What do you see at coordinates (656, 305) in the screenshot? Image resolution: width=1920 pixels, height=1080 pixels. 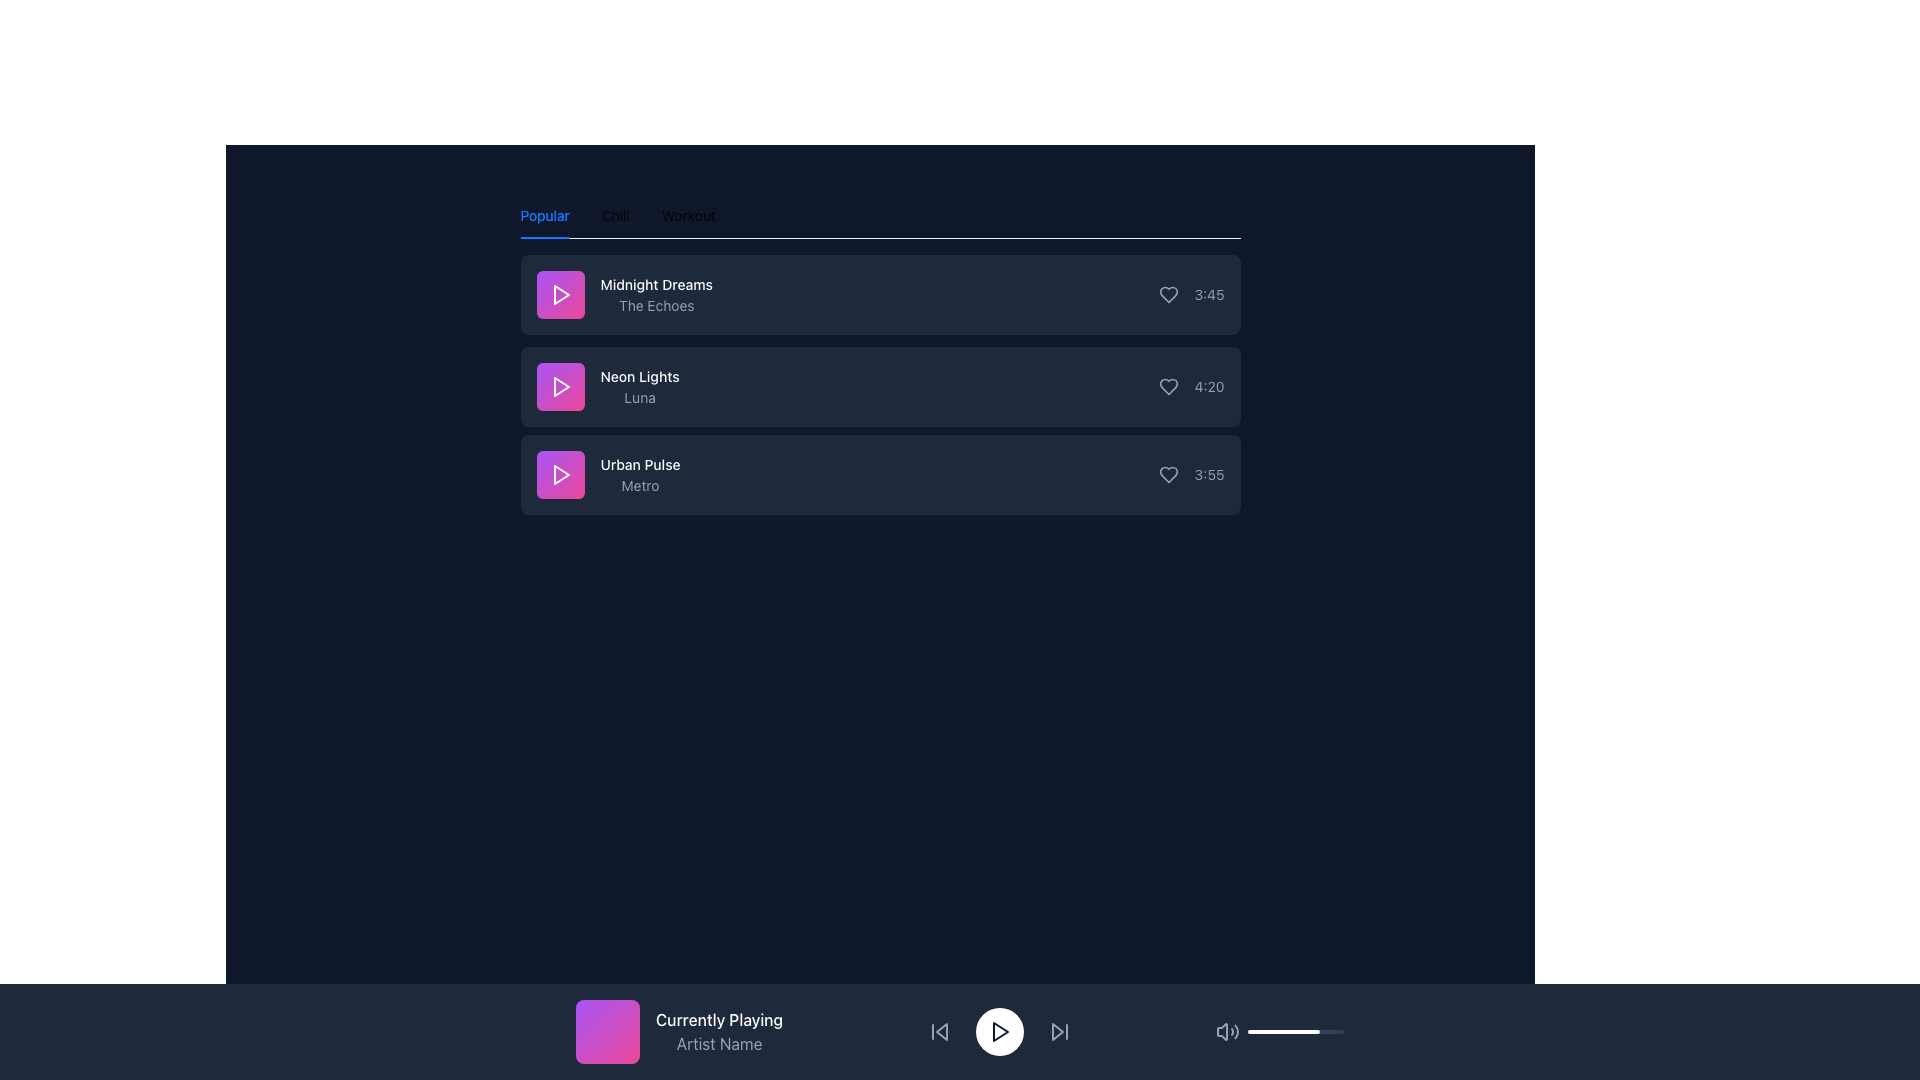 I see `the Text Label that displays the subtitle or associated information for the list item 'Midnight Dreams', which is centrally aligned below the text 'Midnight Dreams' in the first item of the 'Popular' list category` at bounding box center [656, 305].